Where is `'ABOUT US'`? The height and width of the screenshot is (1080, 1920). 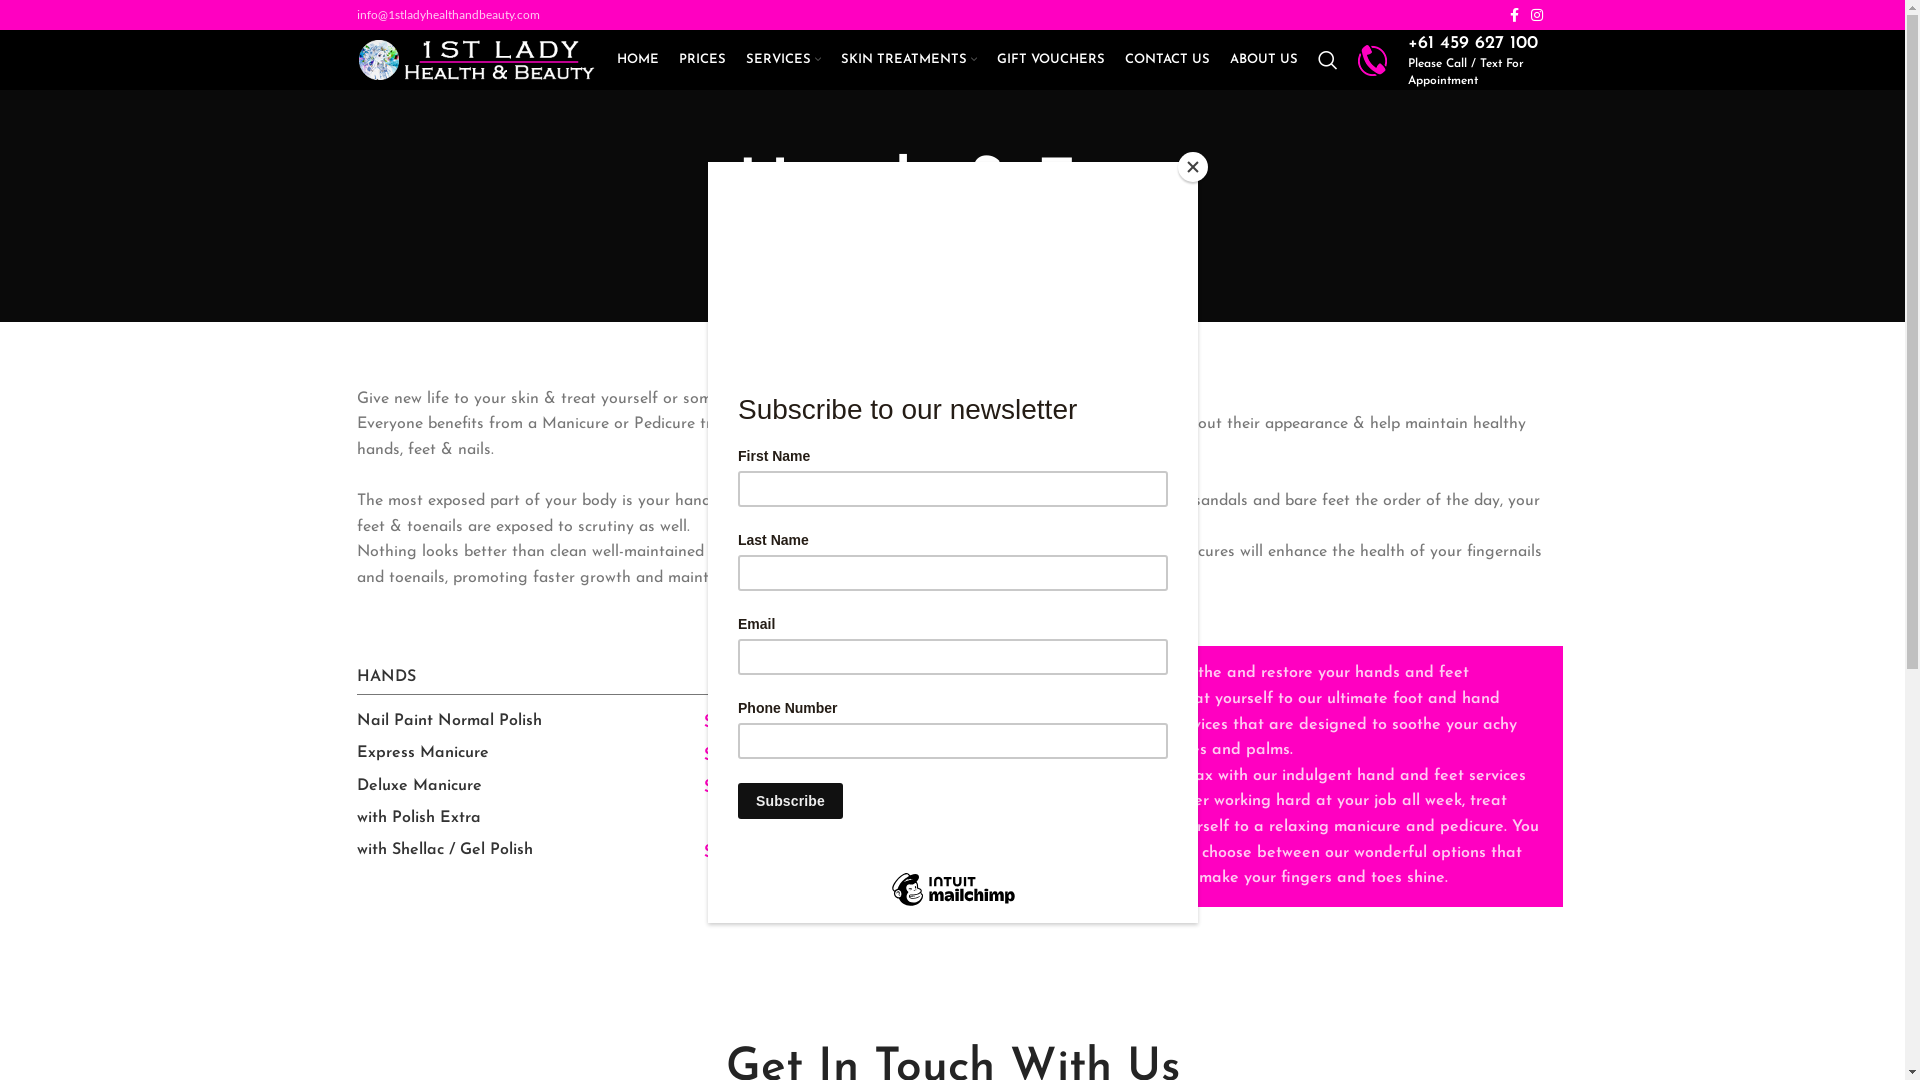 'ABOUT US' is located at coordinates (1262, 59).